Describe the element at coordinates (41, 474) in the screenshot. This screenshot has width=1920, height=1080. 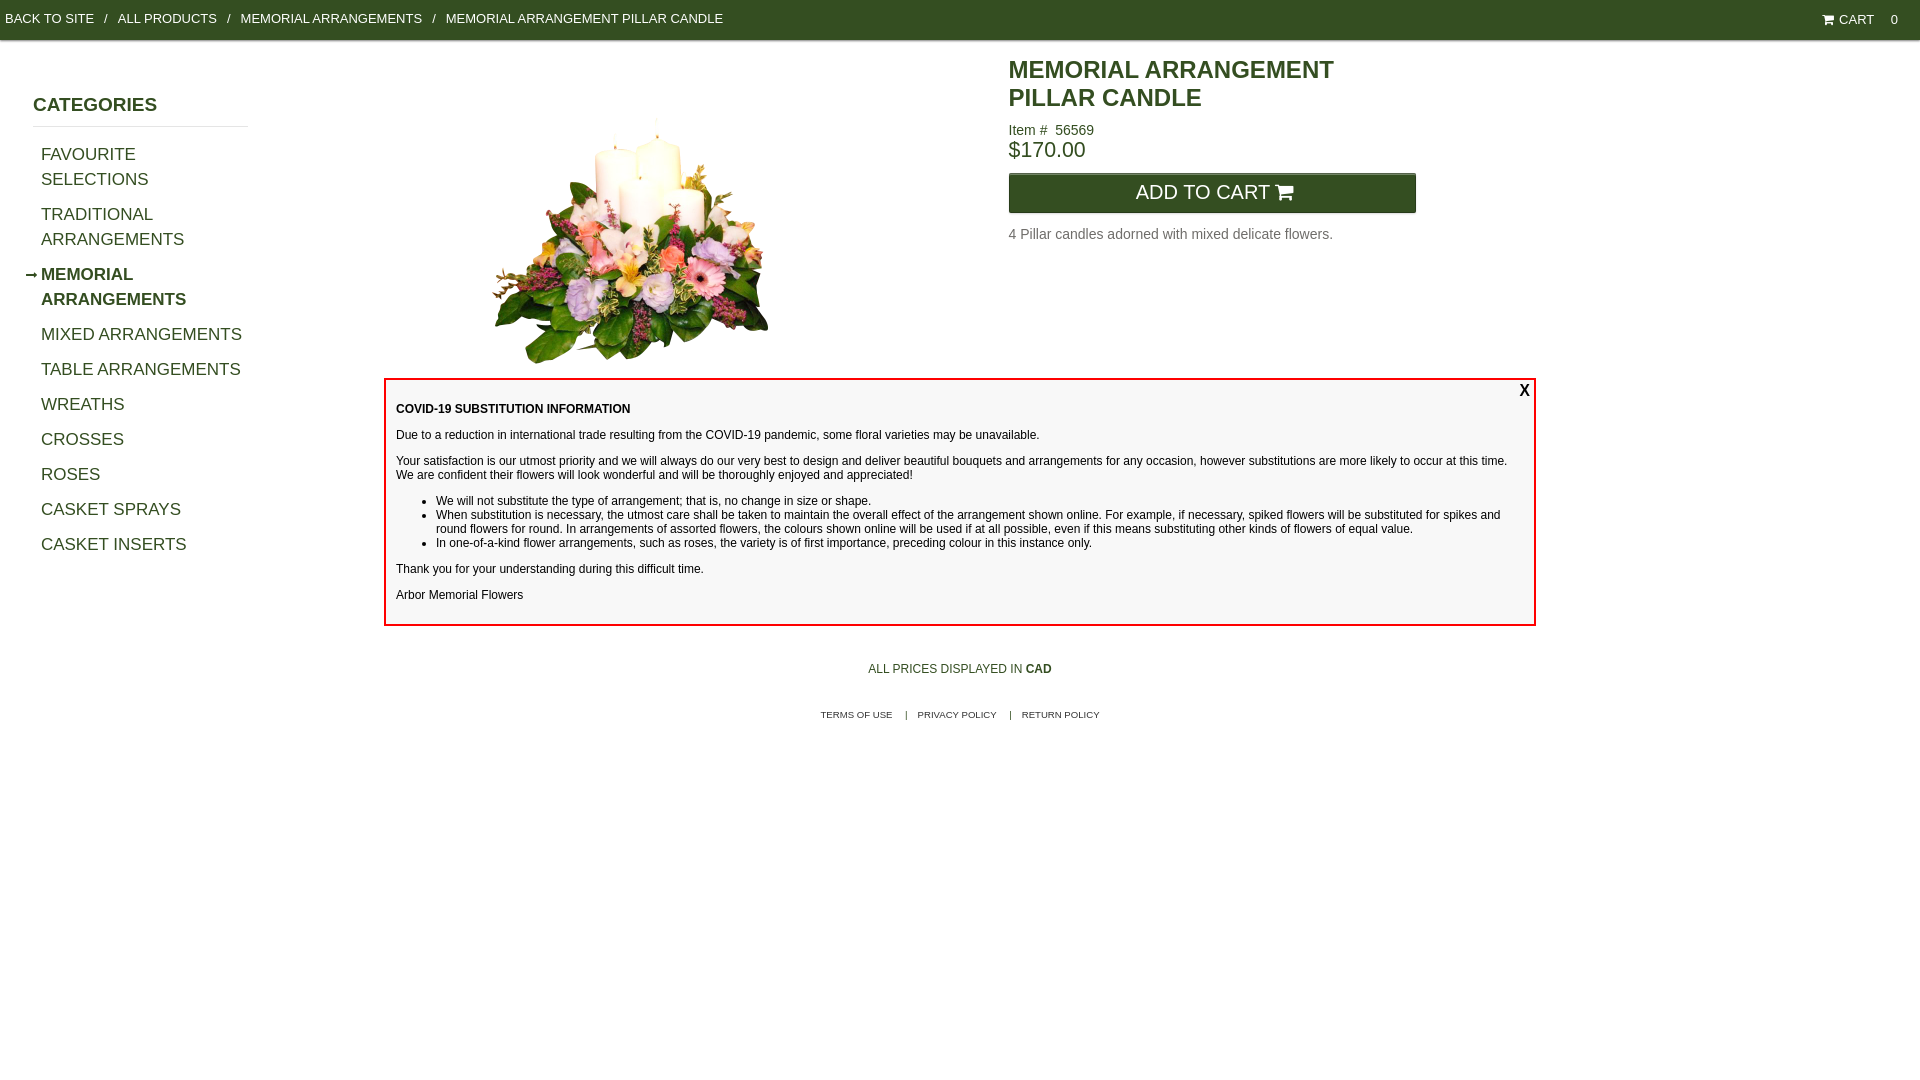
I see `'ROSES'` at that location.